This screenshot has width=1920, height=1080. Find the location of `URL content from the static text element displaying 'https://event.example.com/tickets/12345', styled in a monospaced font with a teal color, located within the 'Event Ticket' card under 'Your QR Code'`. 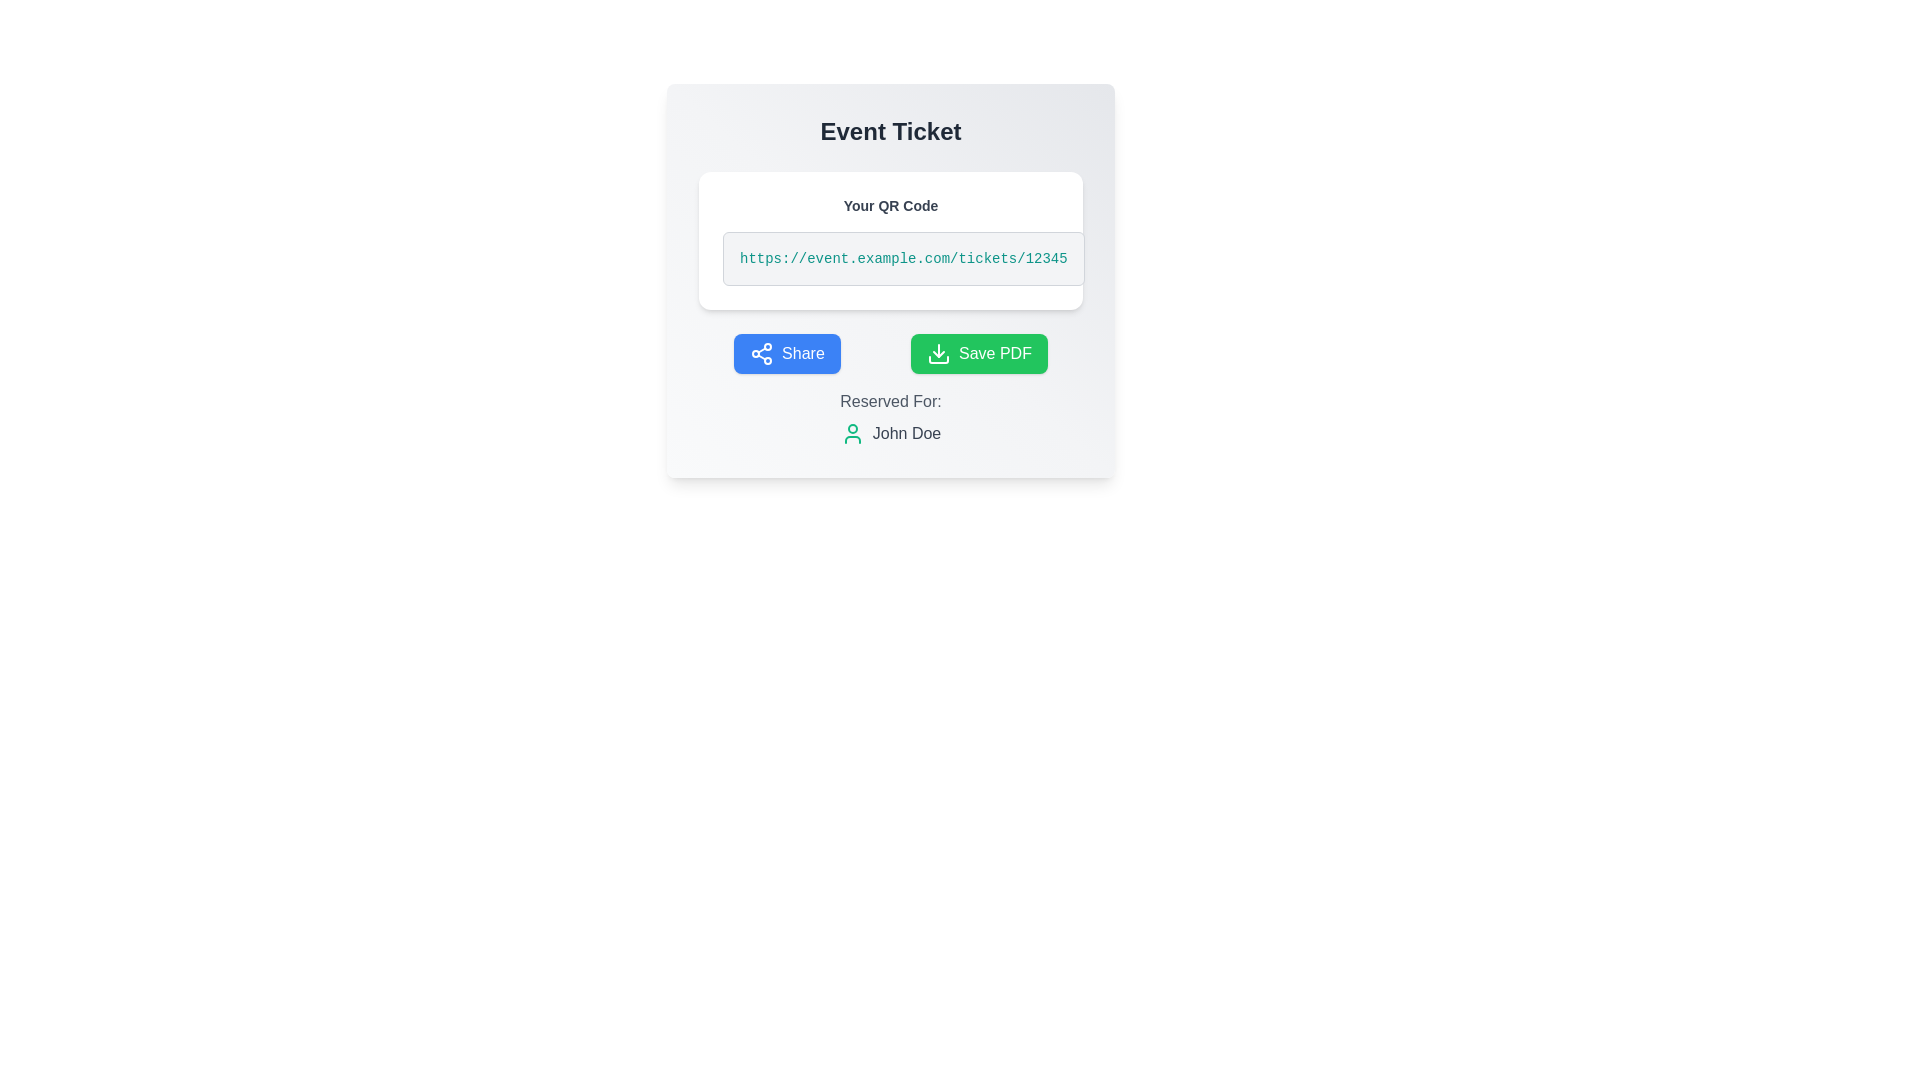

URL content from the static text element displaying 'https://event.example.com/tickets/12345', styled in a monospaced font with a teal color, located within the 'Event Ticket' card under 'Your QR Code' is located at coordinates (902, 257).